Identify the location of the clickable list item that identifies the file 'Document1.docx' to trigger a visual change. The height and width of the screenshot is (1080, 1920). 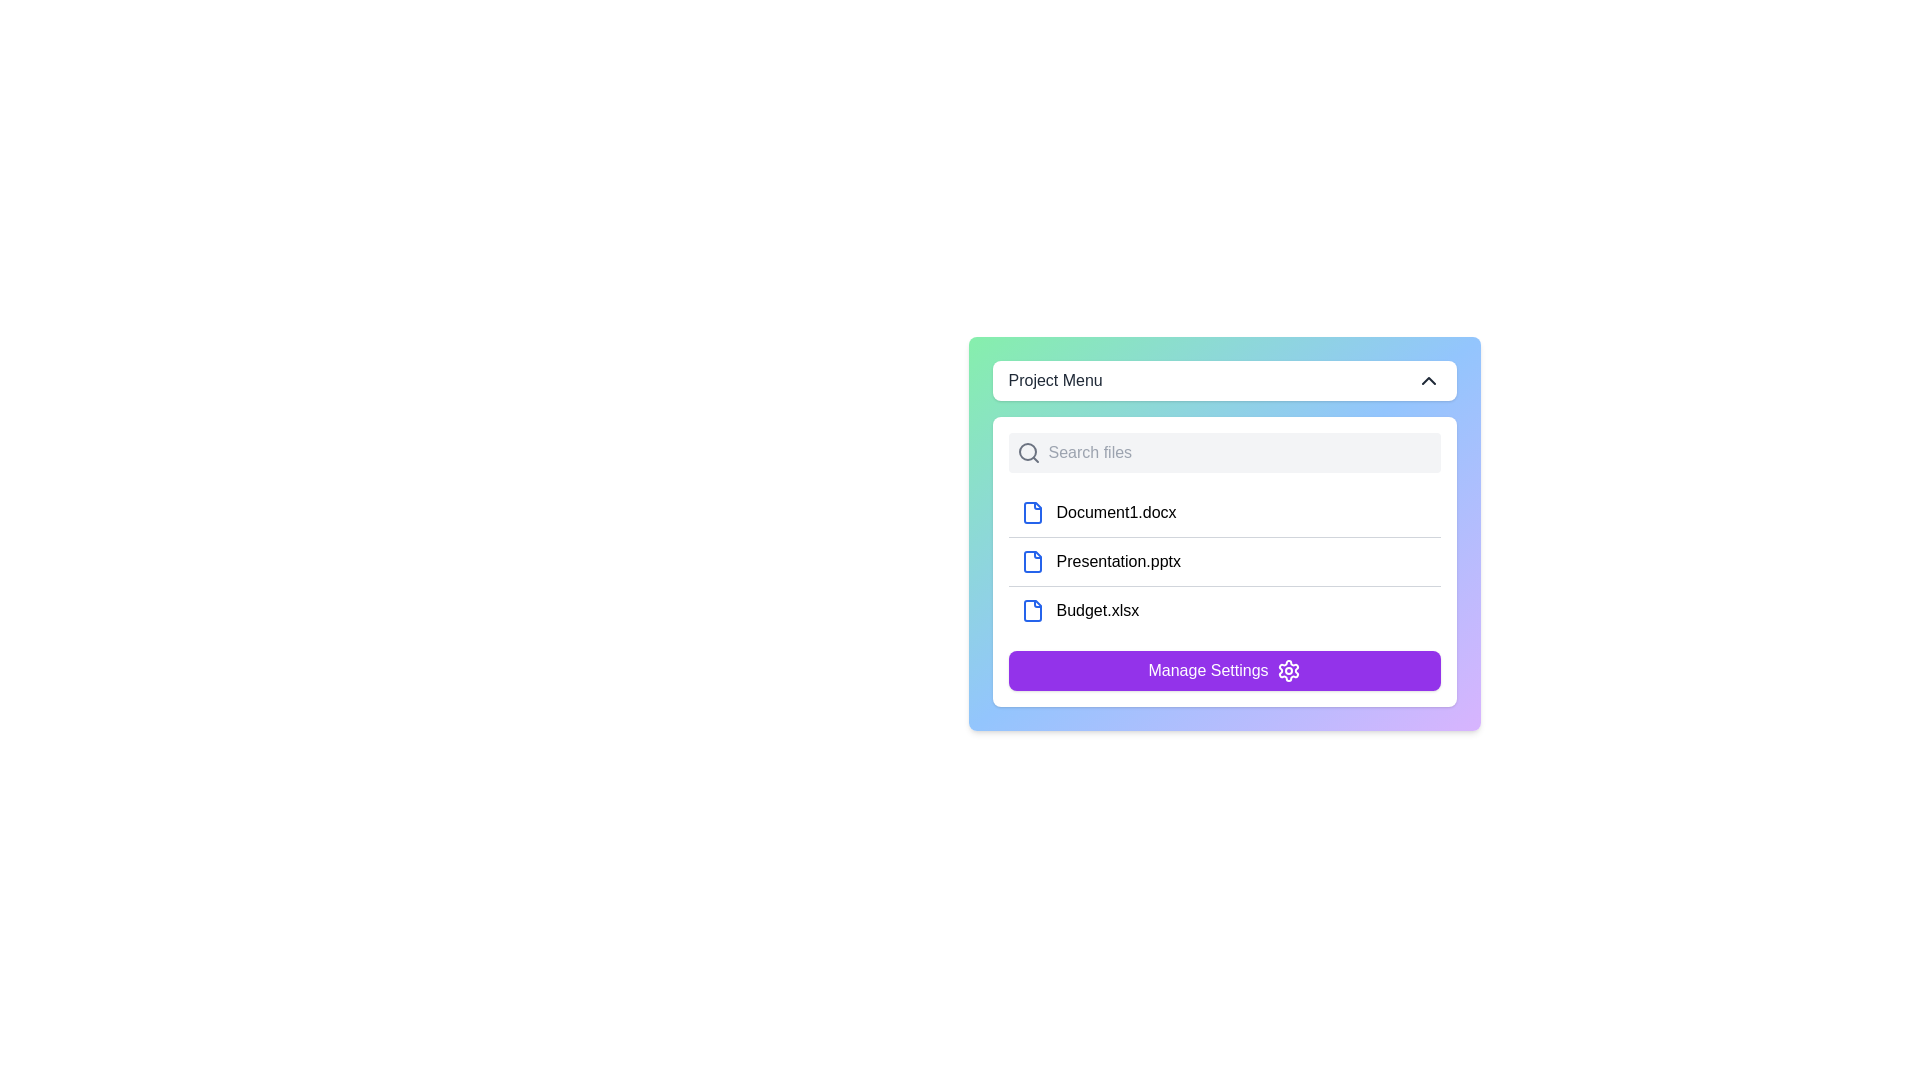
(1223, 512).